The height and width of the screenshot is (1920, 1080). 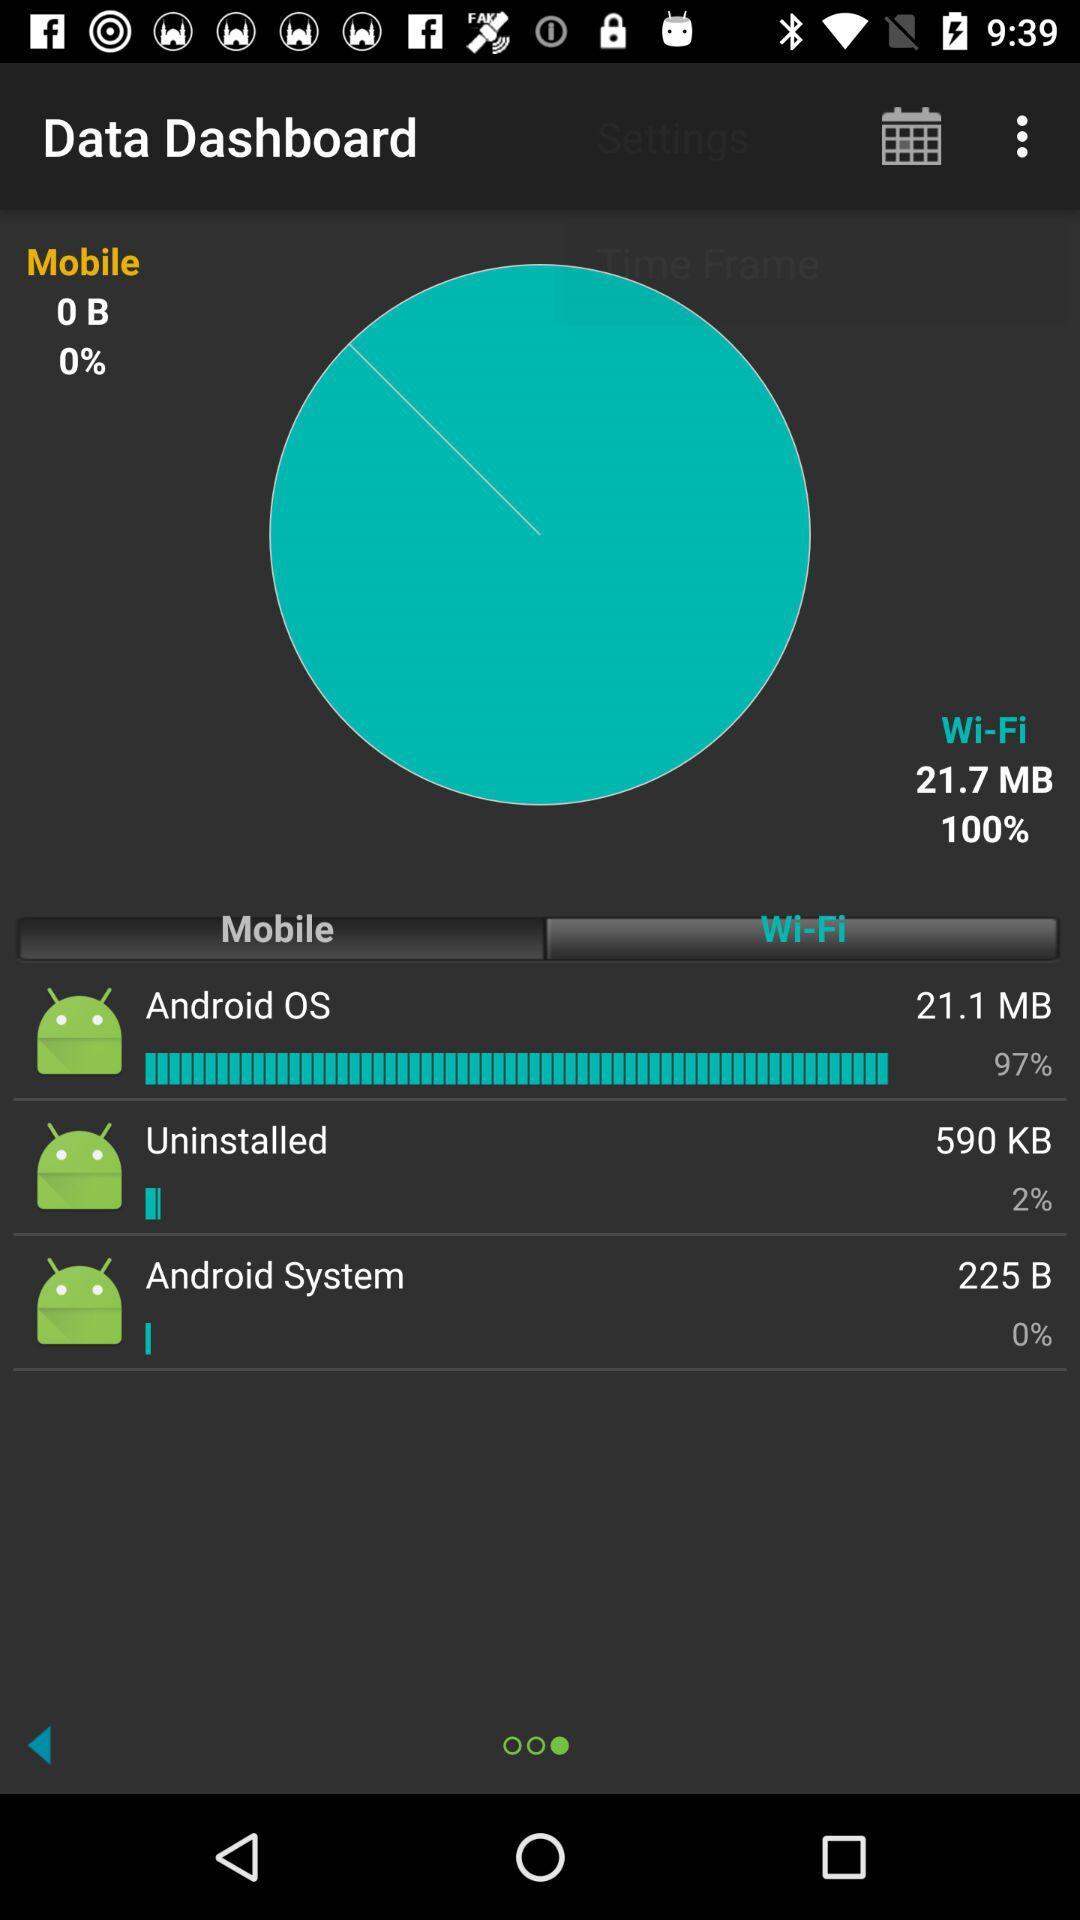 What do you see at coordinates (39, 1744) in the screenshot?
I see `come back` at bounding box center [39, 1744].